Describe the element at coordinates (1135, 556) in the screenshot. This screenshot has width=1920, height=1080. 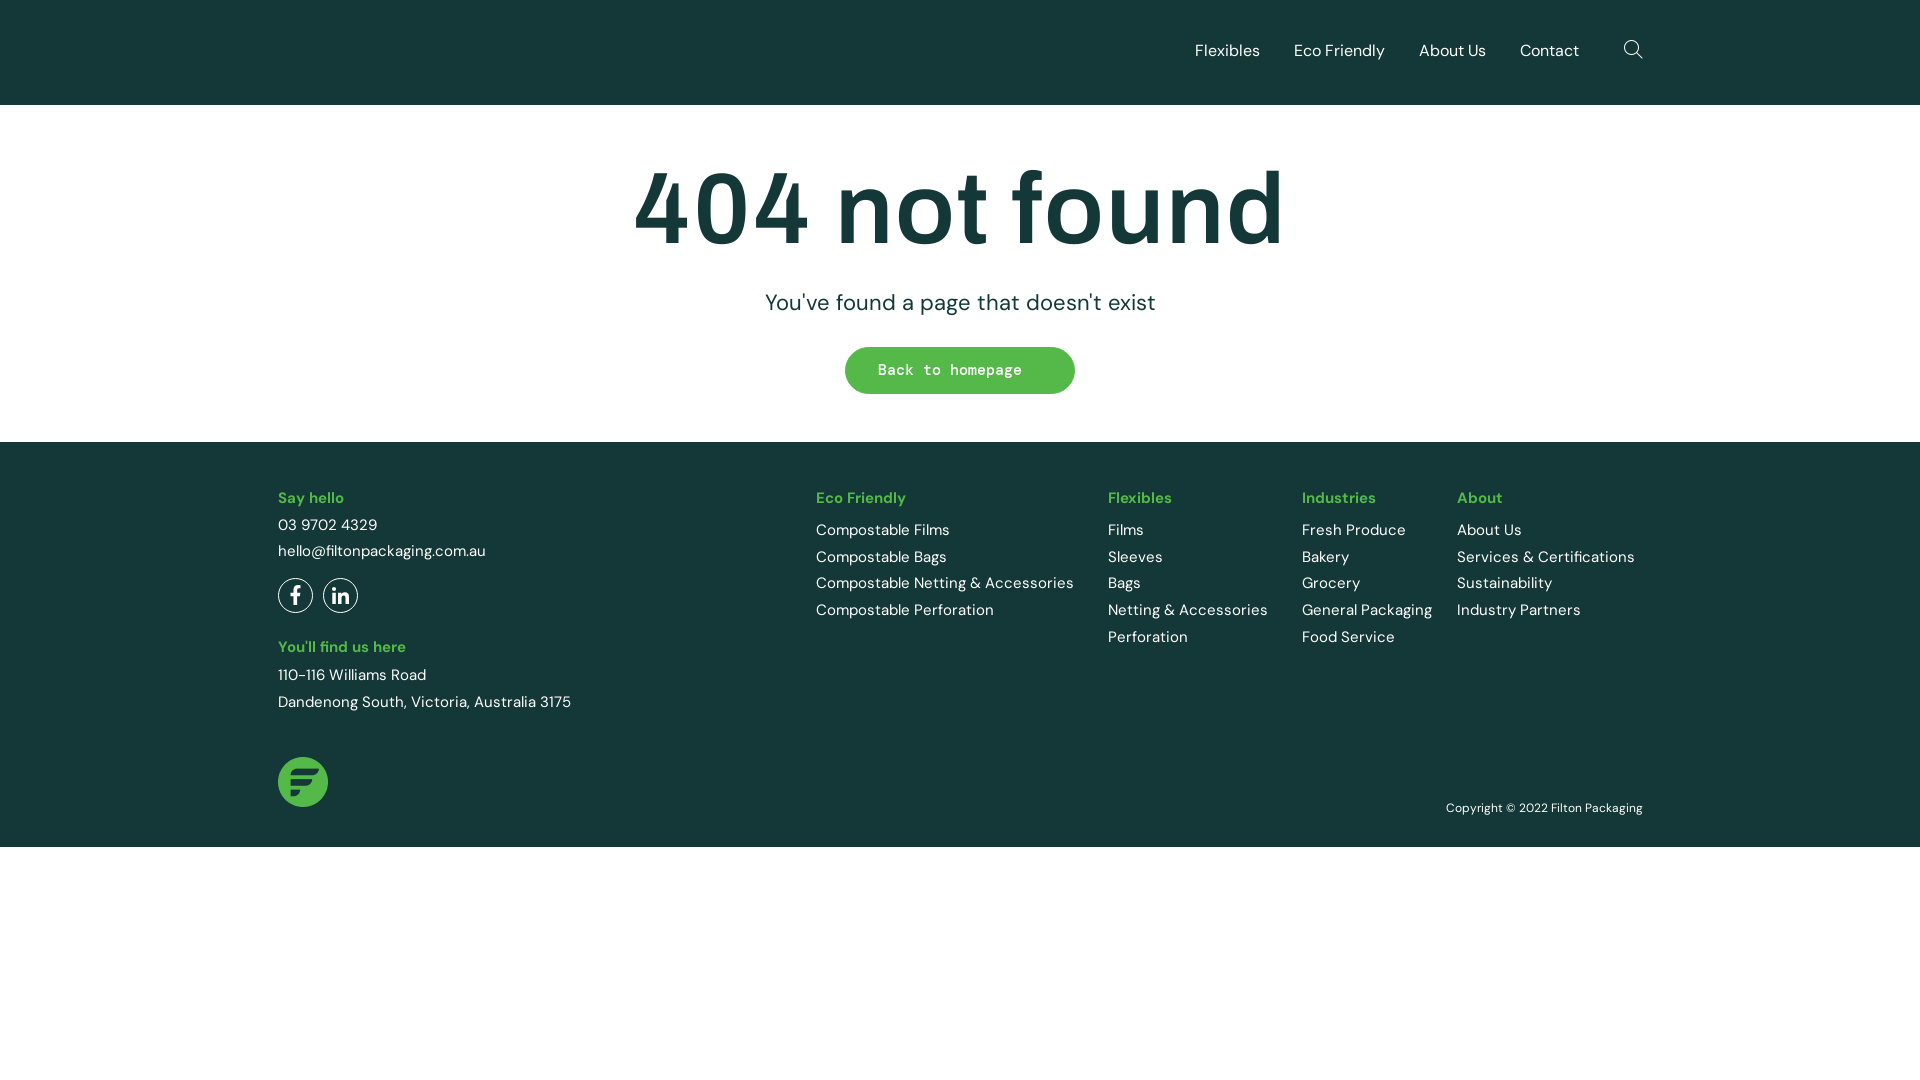
I see `'Sleeves'` at that location.